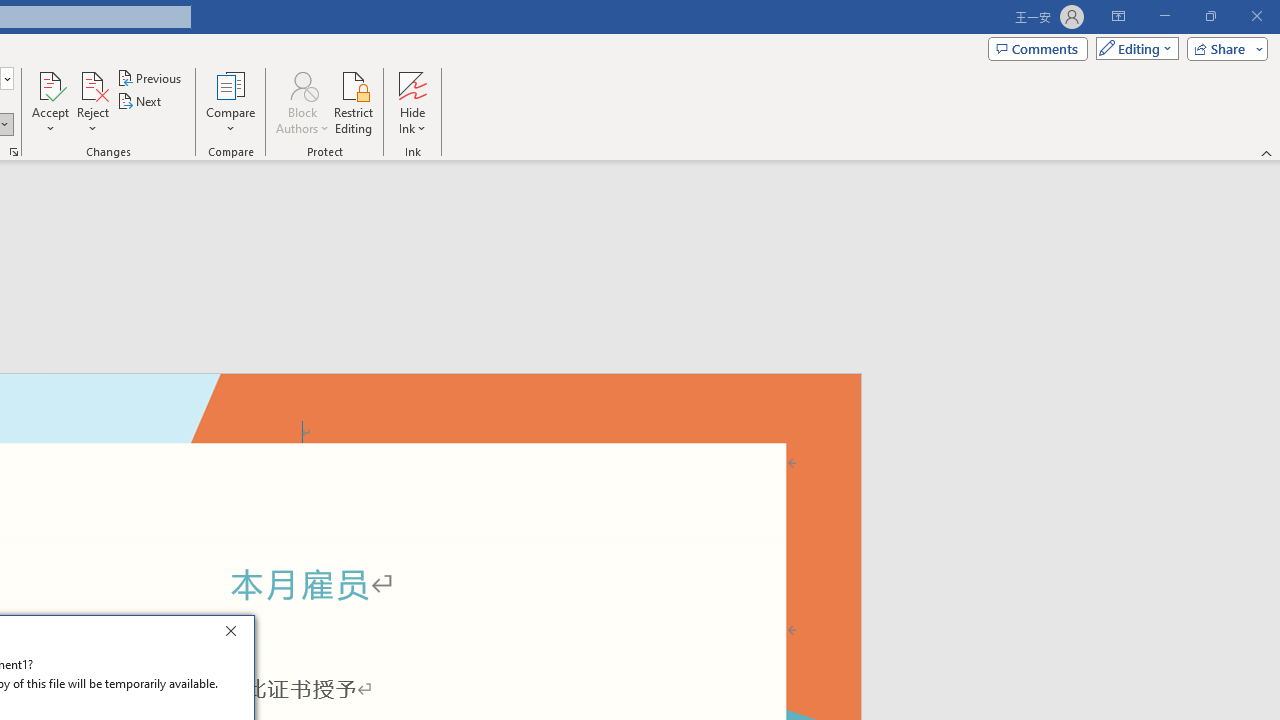  Describe the element at coordinates (1164, 16) in the screenshot. I see `'Minimize'` at that location.